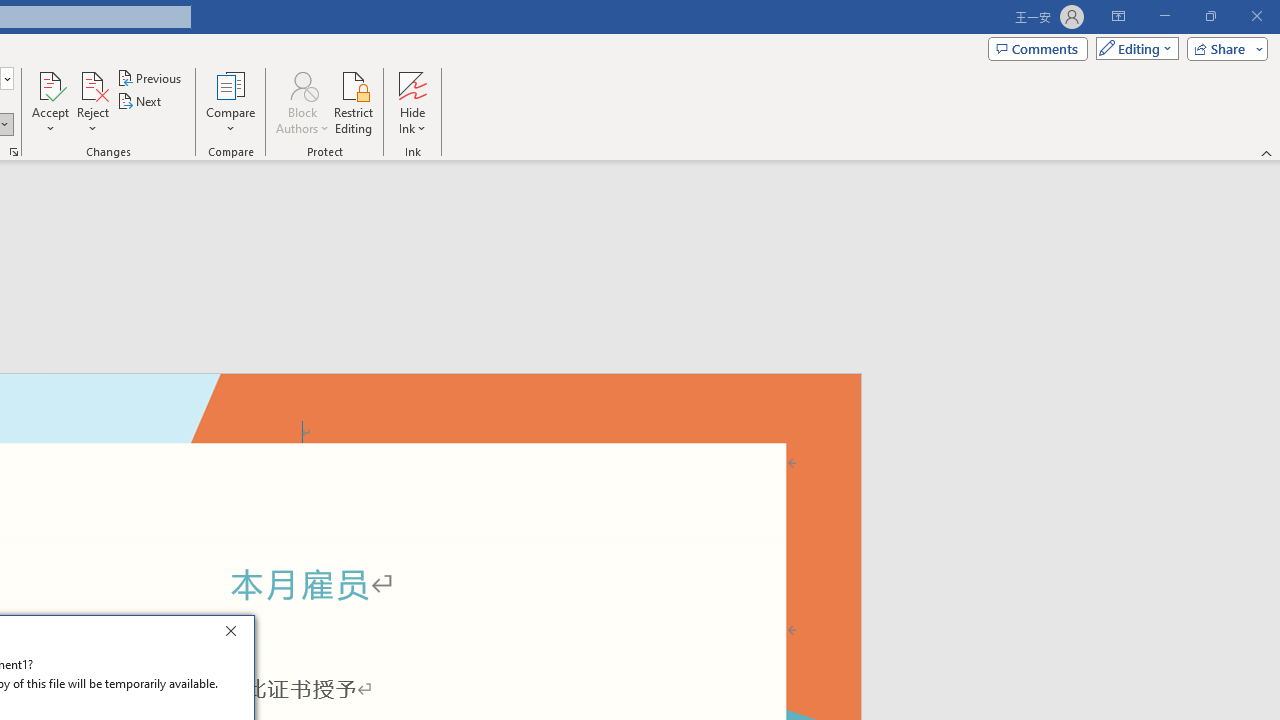  Describe the element at coordinates (1164, 16) in the screenshot. I see `'Minimize'` at that location.